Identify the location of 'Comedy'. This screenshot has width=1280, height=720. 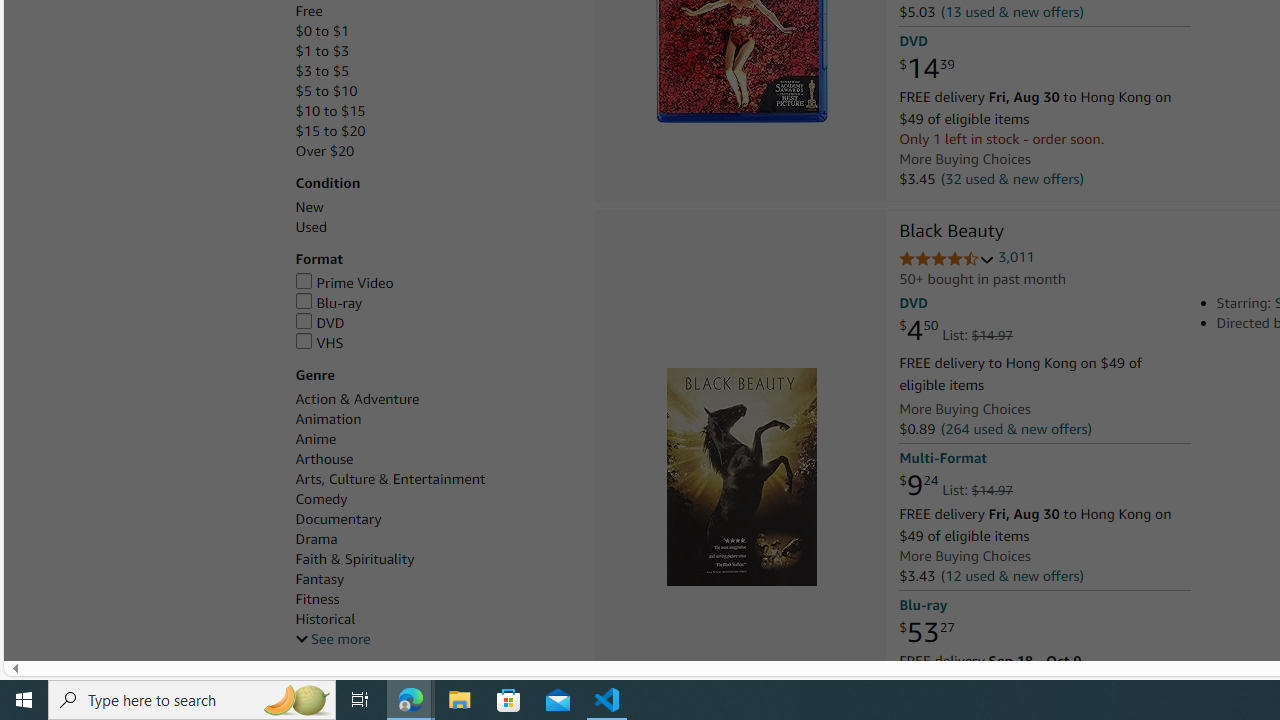
(433, 498).